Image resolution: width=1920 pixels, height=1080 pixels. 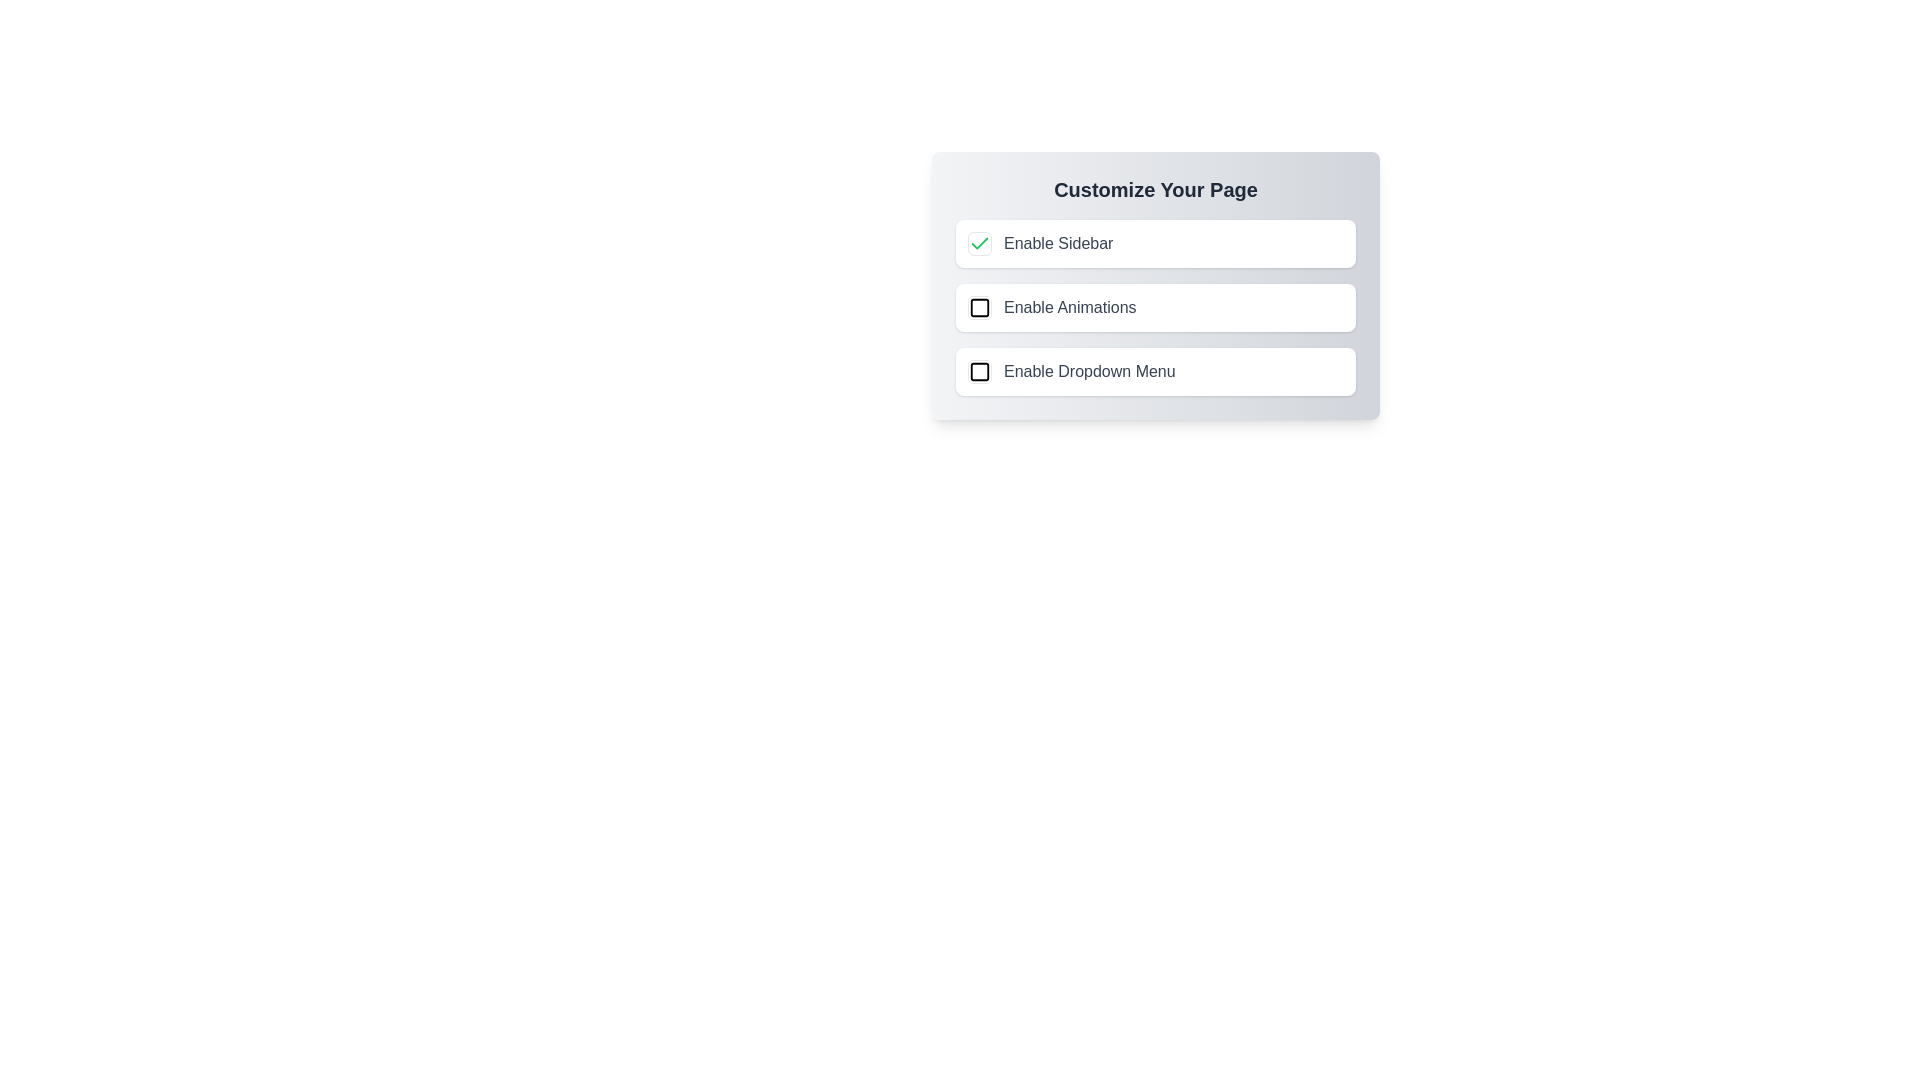 What do you see at coordinates (979, 371) in the screenshot?
I see `the small square button with rounded corners that is located at the beginning of the row labeled 'Enable Dropdown Menu'` at bounding box center [979, 371].